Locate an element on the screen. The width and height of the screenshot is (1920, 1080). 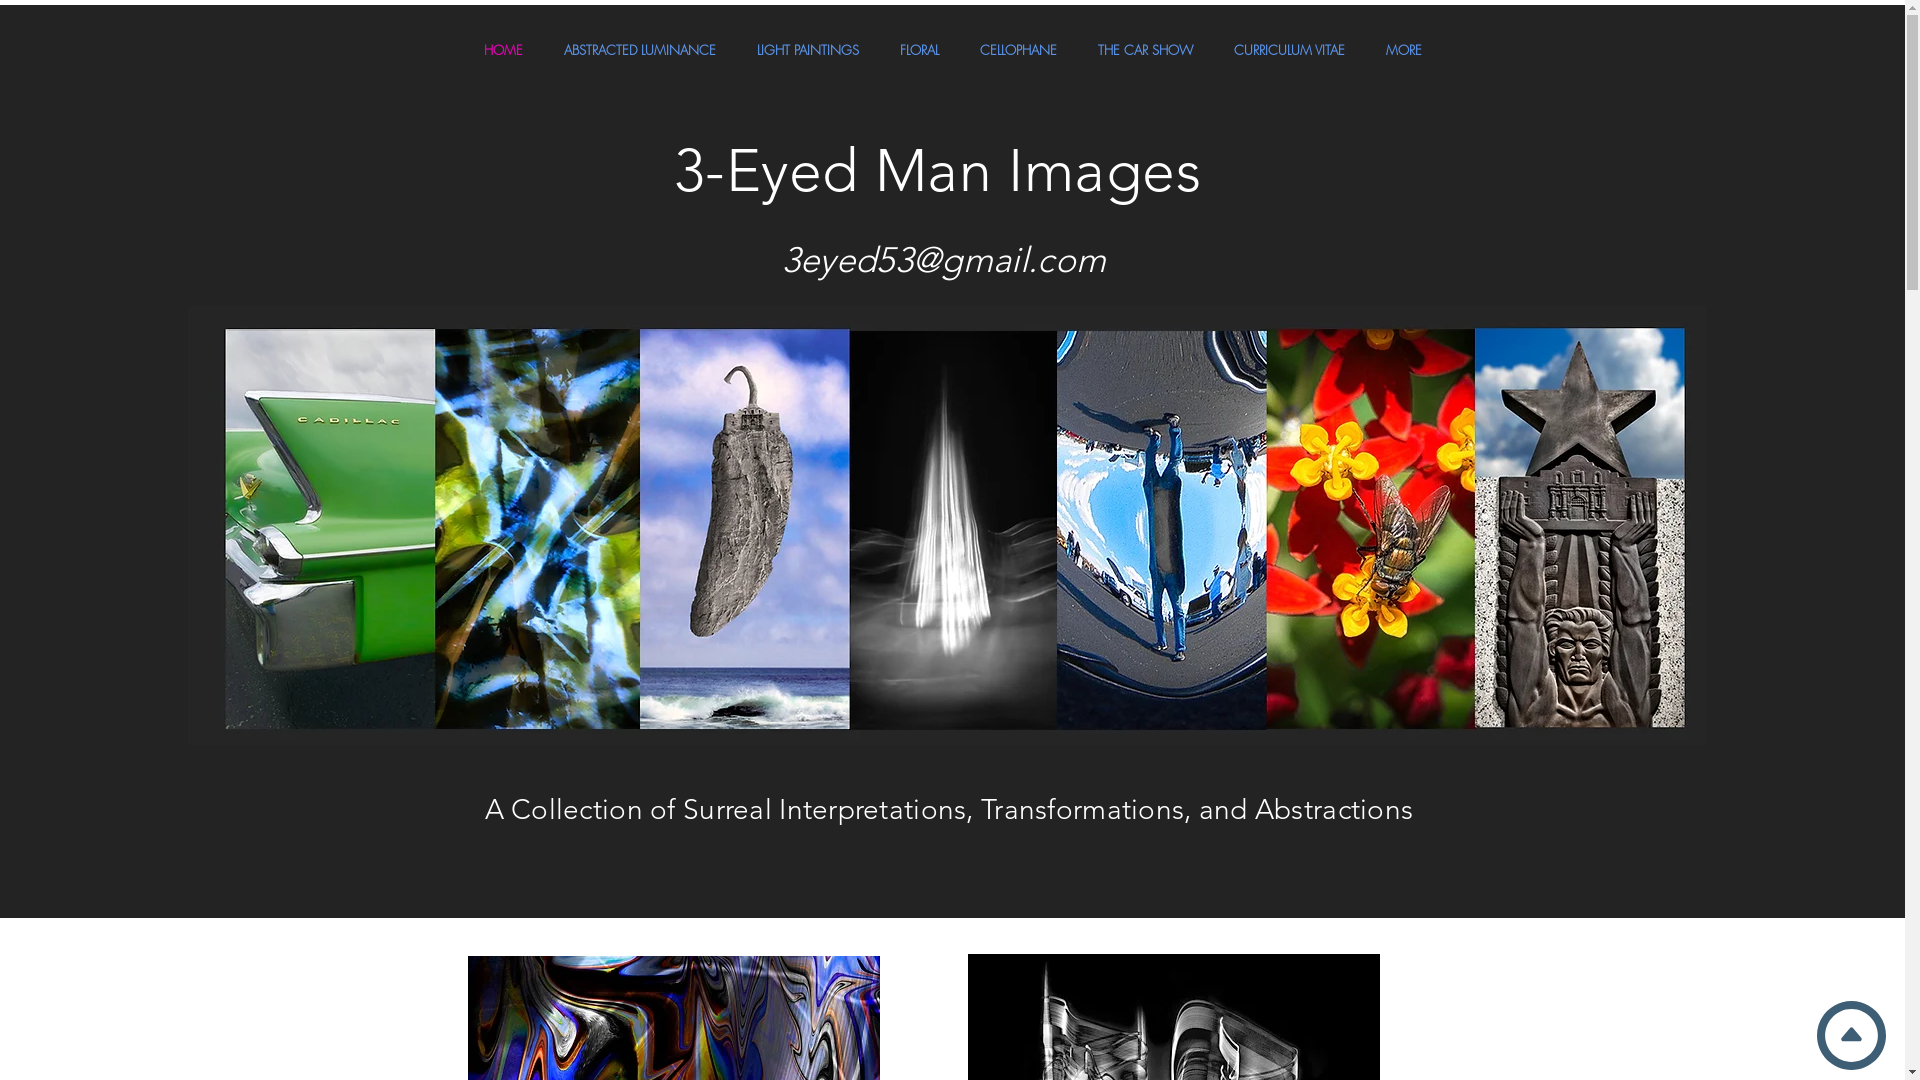
'3eyed53@gmail.com' is located at coordinates (943, 258).